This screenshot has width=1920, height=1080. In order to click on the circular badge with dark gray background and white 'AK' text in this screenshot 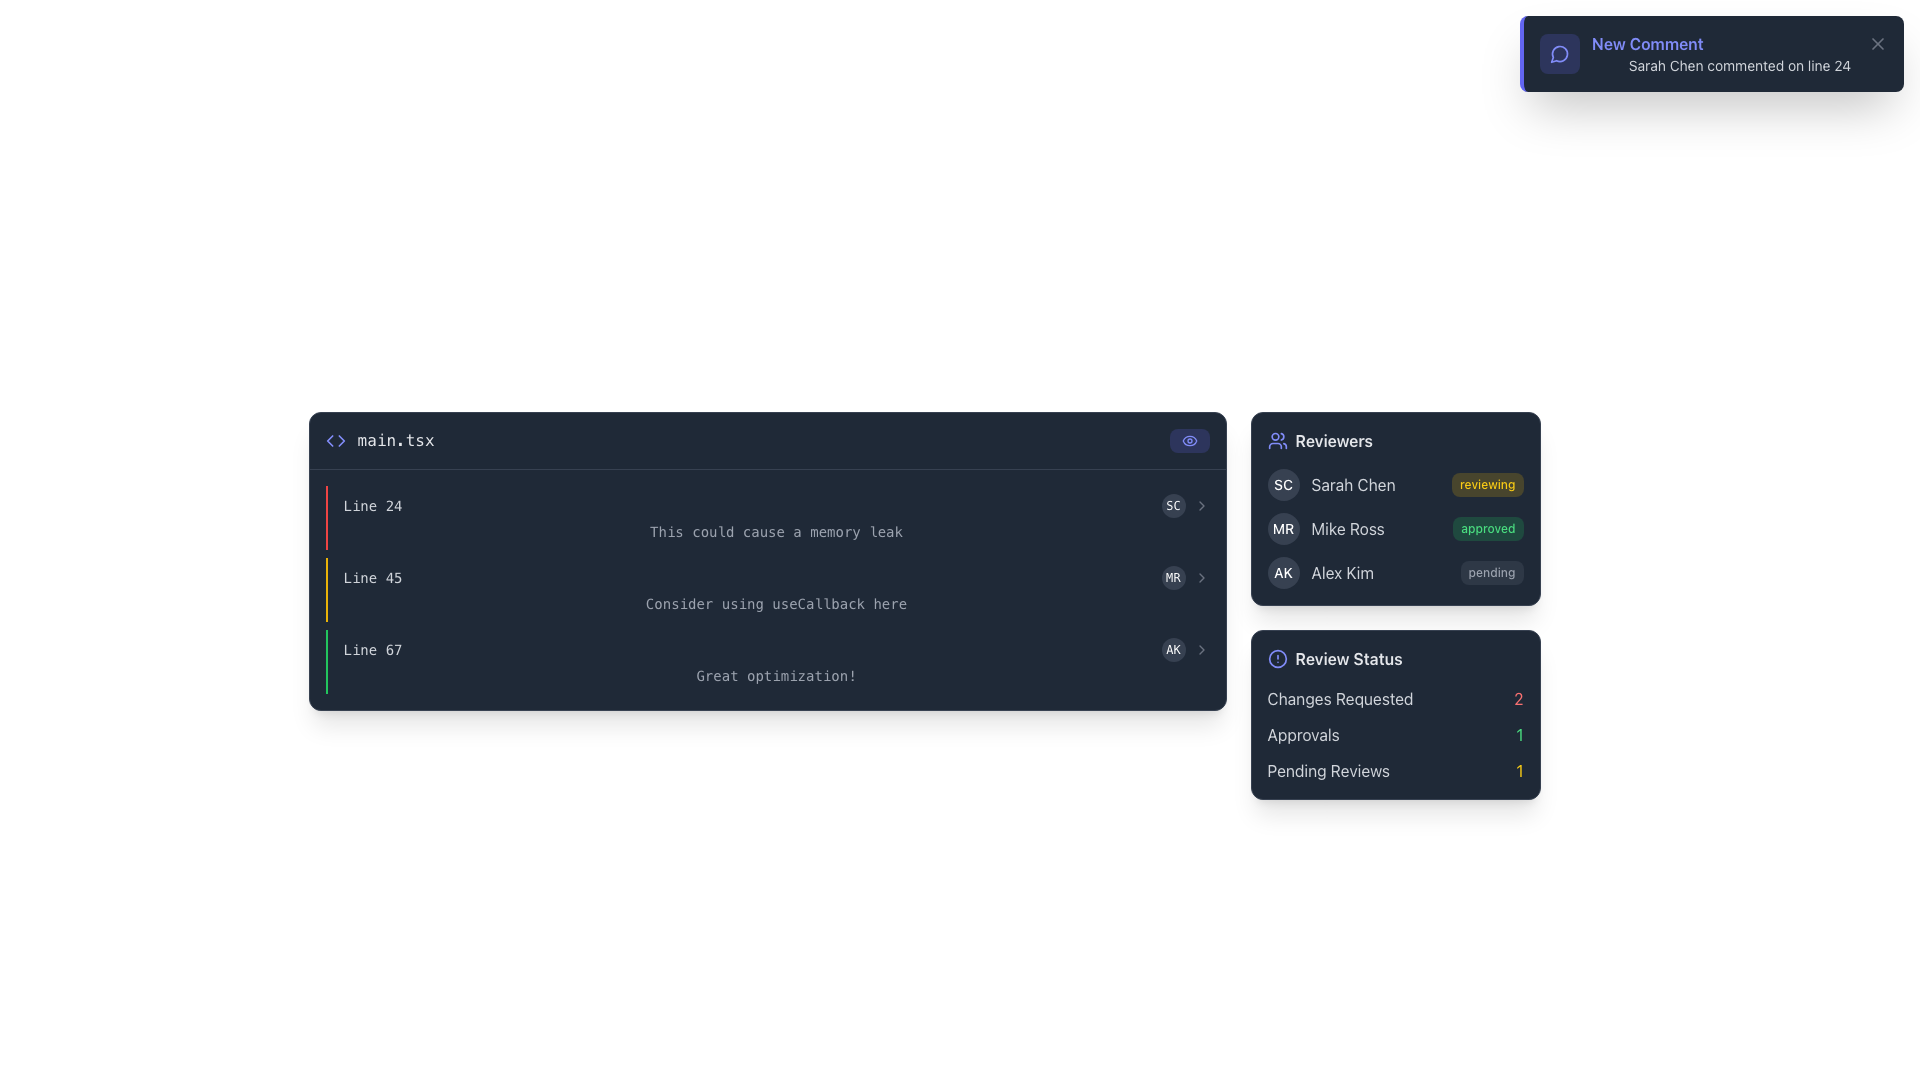, I will do `click(1173, 650)`.